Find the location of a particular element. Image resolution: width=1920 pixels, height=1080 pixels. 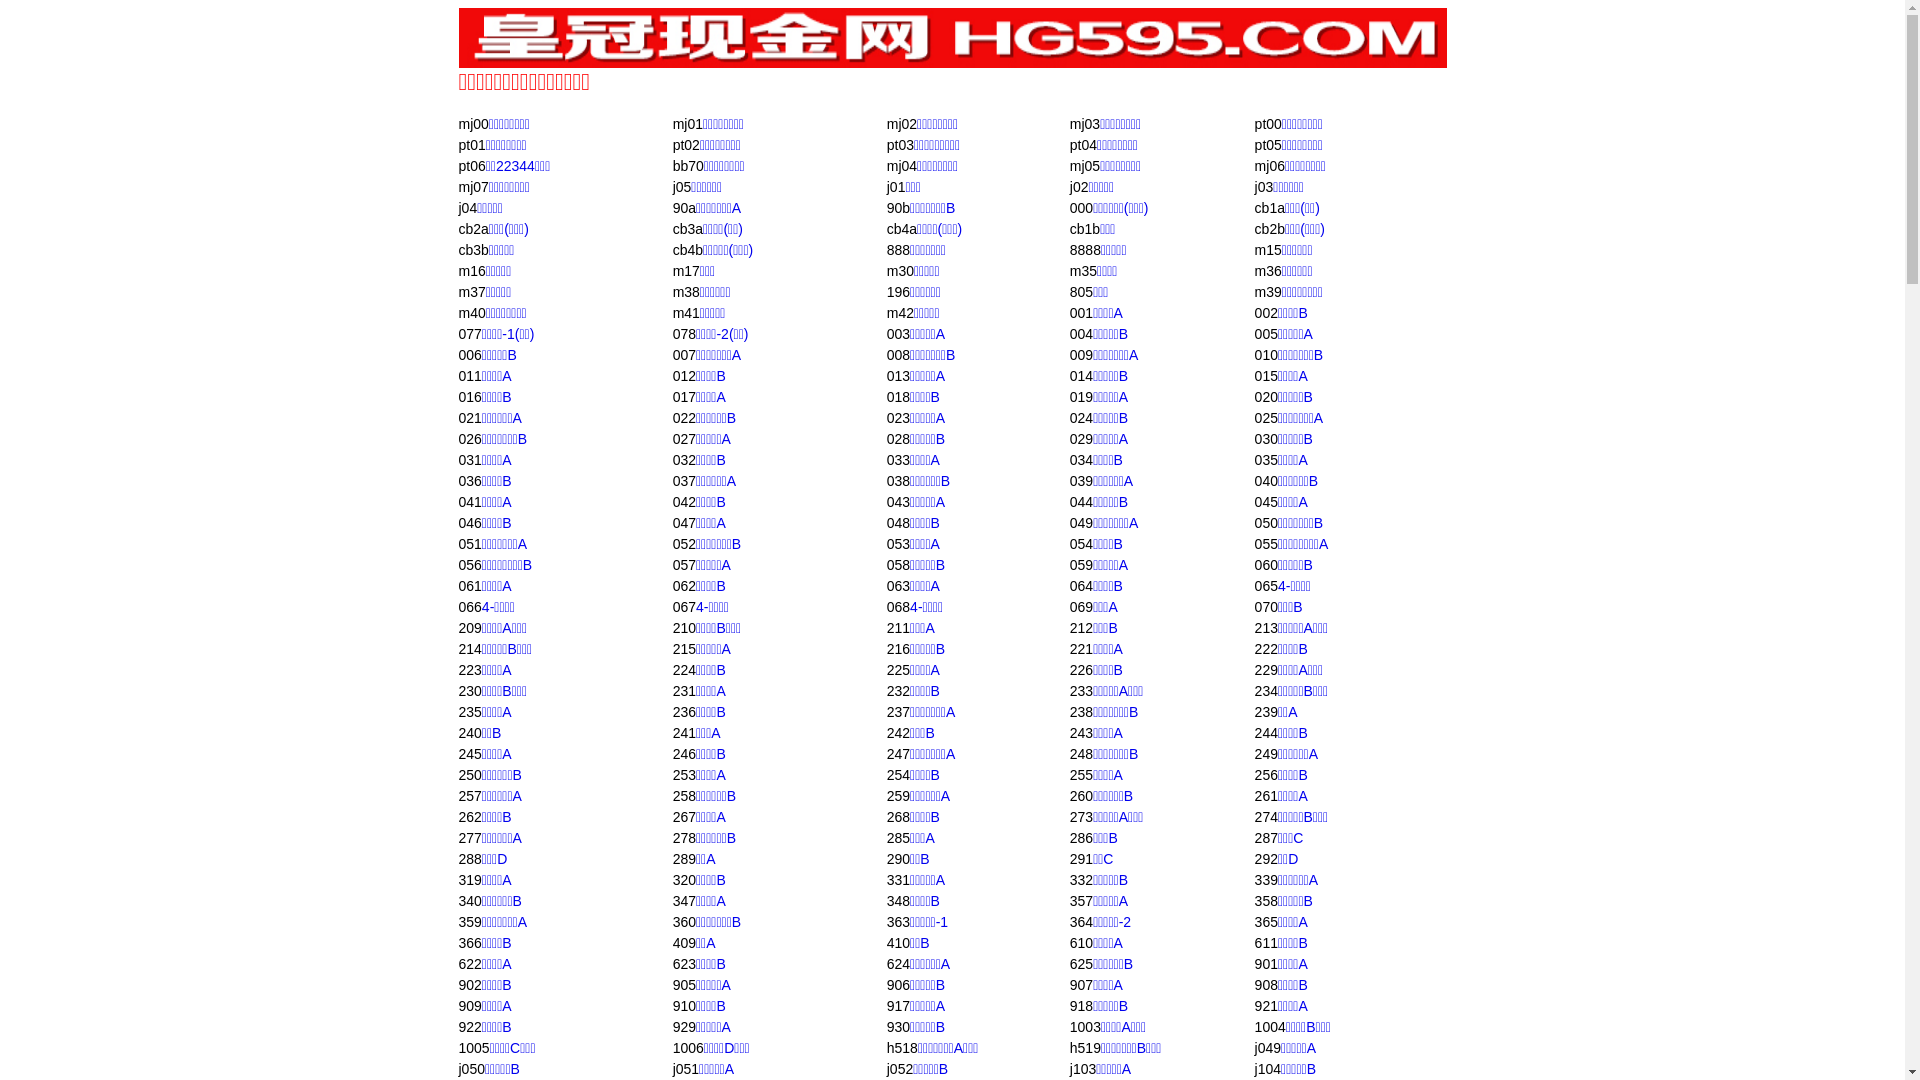

'046' is located at coordinates (468, 522).